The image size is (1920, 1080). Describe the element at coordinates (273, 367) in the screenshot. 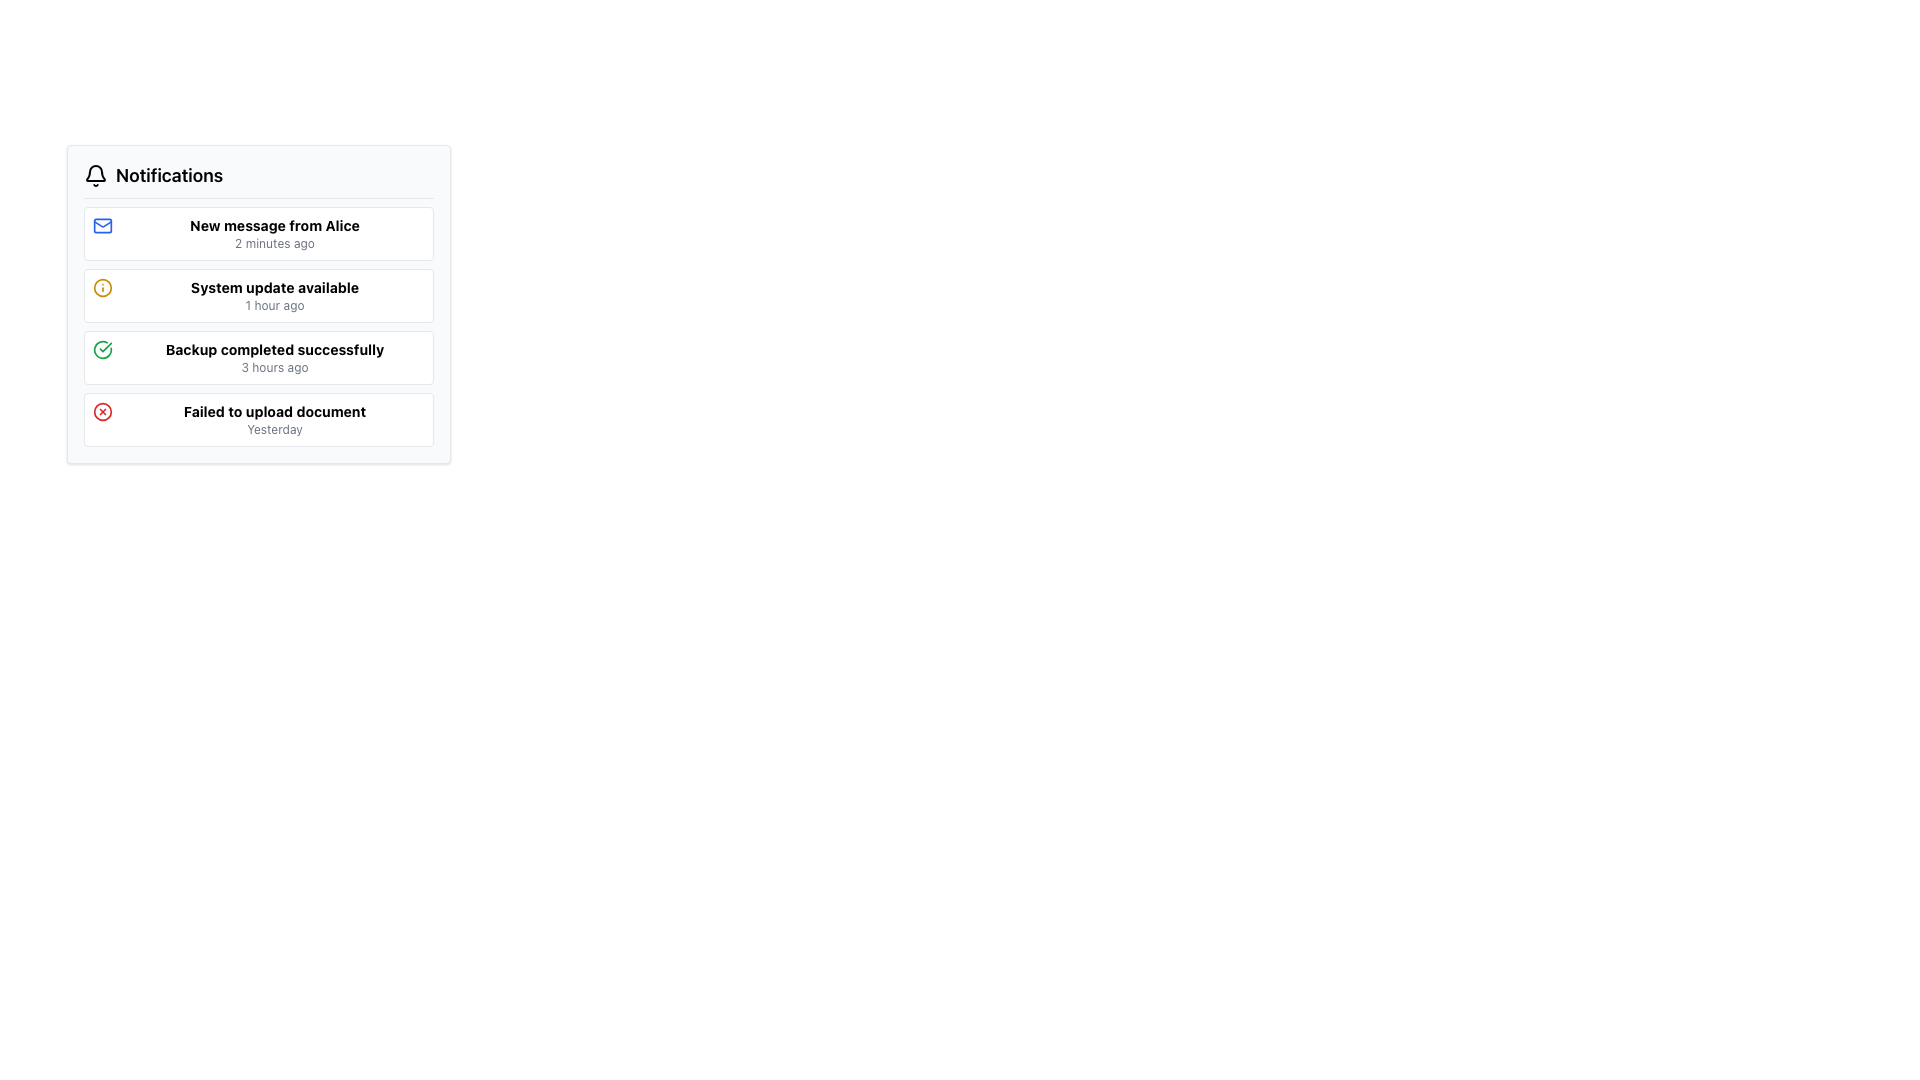

I see `the timestamp text label located centrally beneath the 'Backup completed successfully.' heading in the notification panel` at that location.